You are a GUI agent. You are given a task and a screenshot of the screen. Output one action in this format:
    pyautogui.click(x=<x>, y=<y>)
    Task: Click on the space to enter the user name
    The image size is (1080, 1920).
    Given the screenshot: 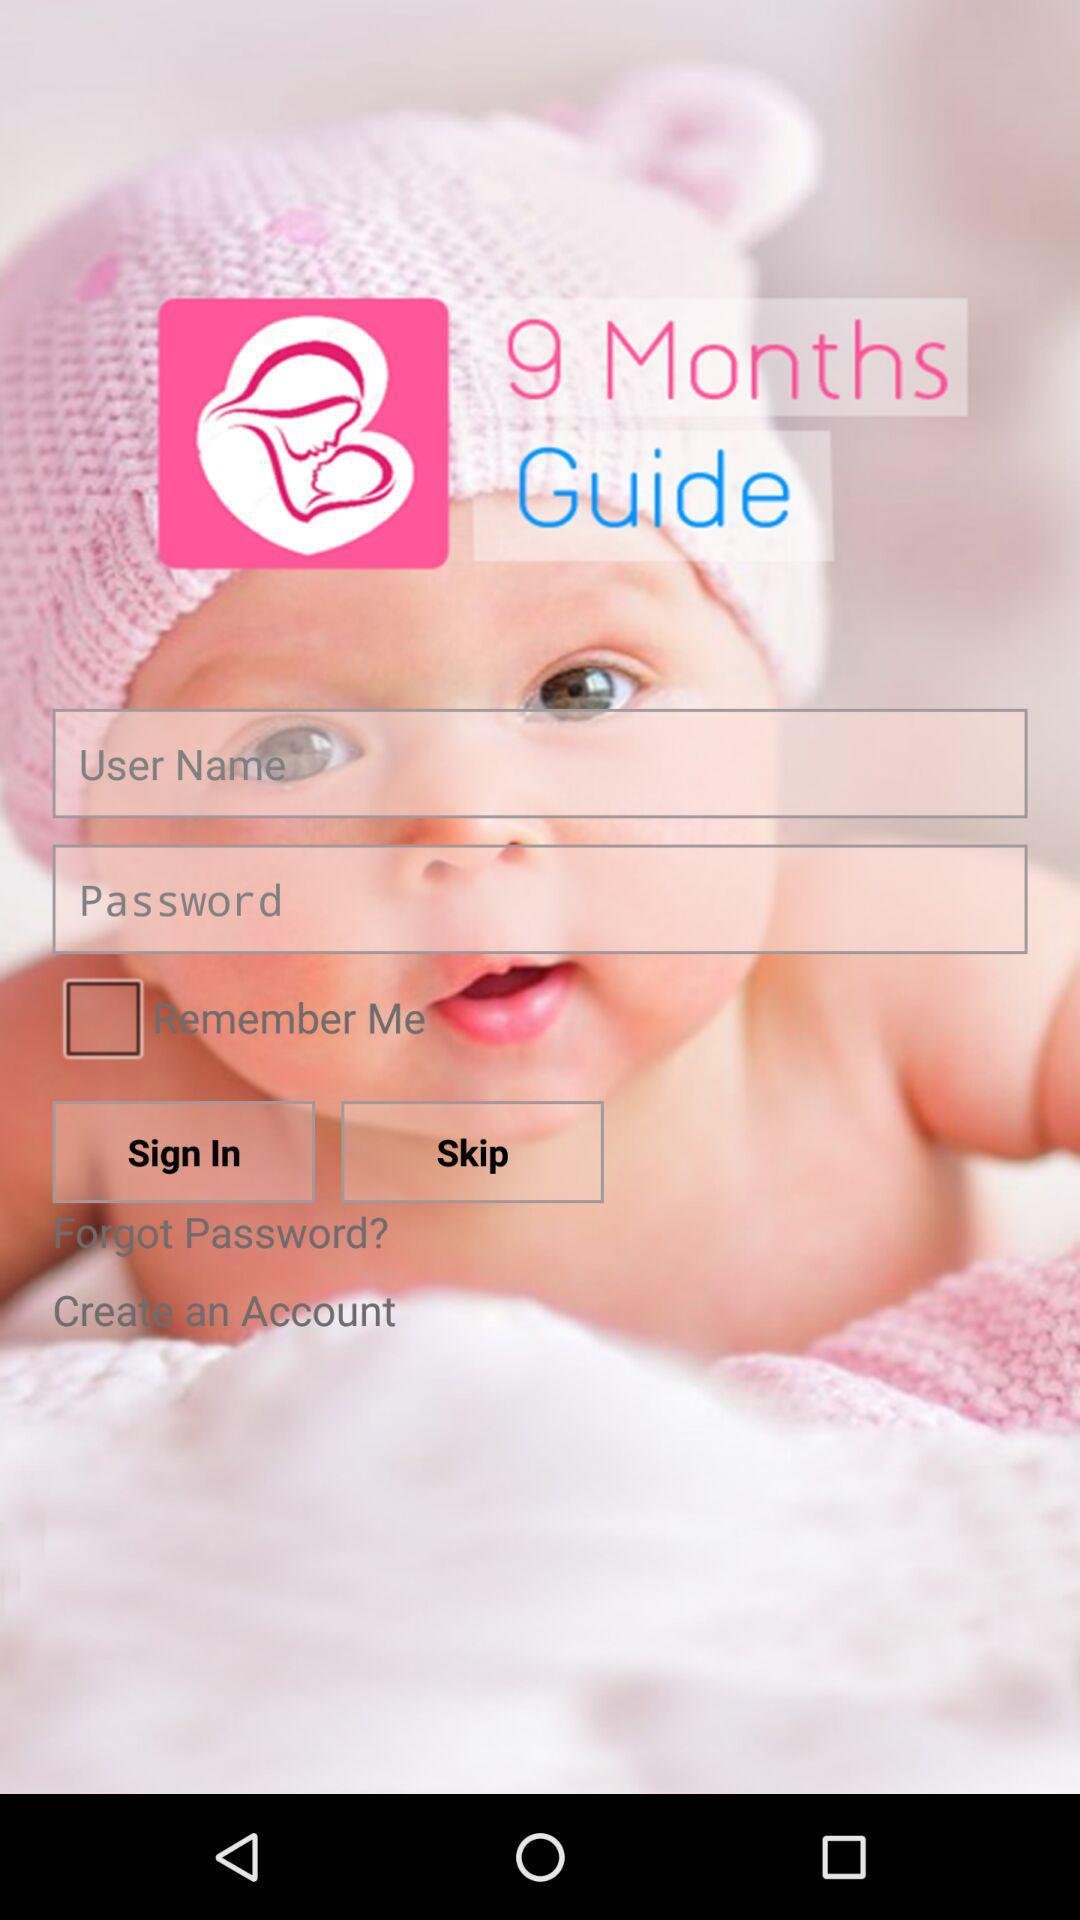 What is the action you would take?
    pyautogui.click(x=540, y=762)
    